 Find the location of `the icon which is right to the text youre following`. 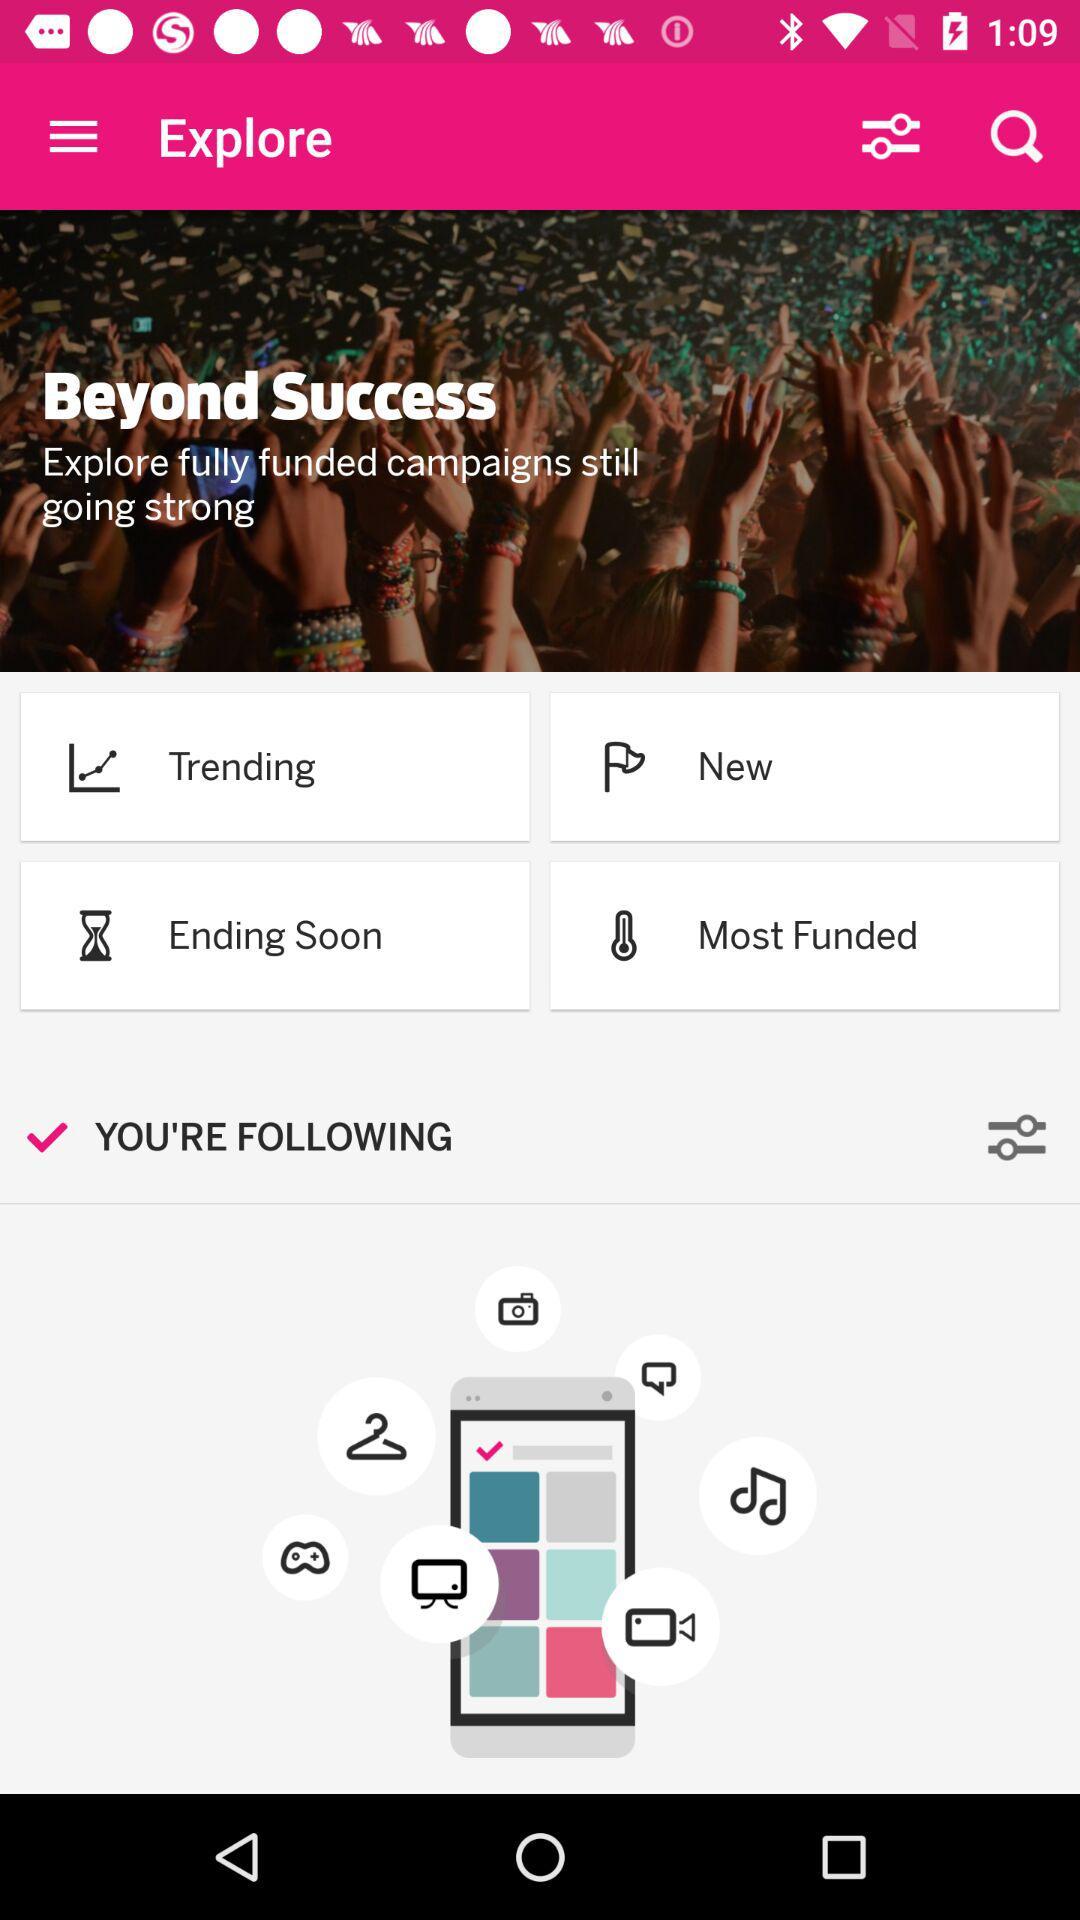

the icon which is right to the text youre following is located at coordinates (1017, 1137).